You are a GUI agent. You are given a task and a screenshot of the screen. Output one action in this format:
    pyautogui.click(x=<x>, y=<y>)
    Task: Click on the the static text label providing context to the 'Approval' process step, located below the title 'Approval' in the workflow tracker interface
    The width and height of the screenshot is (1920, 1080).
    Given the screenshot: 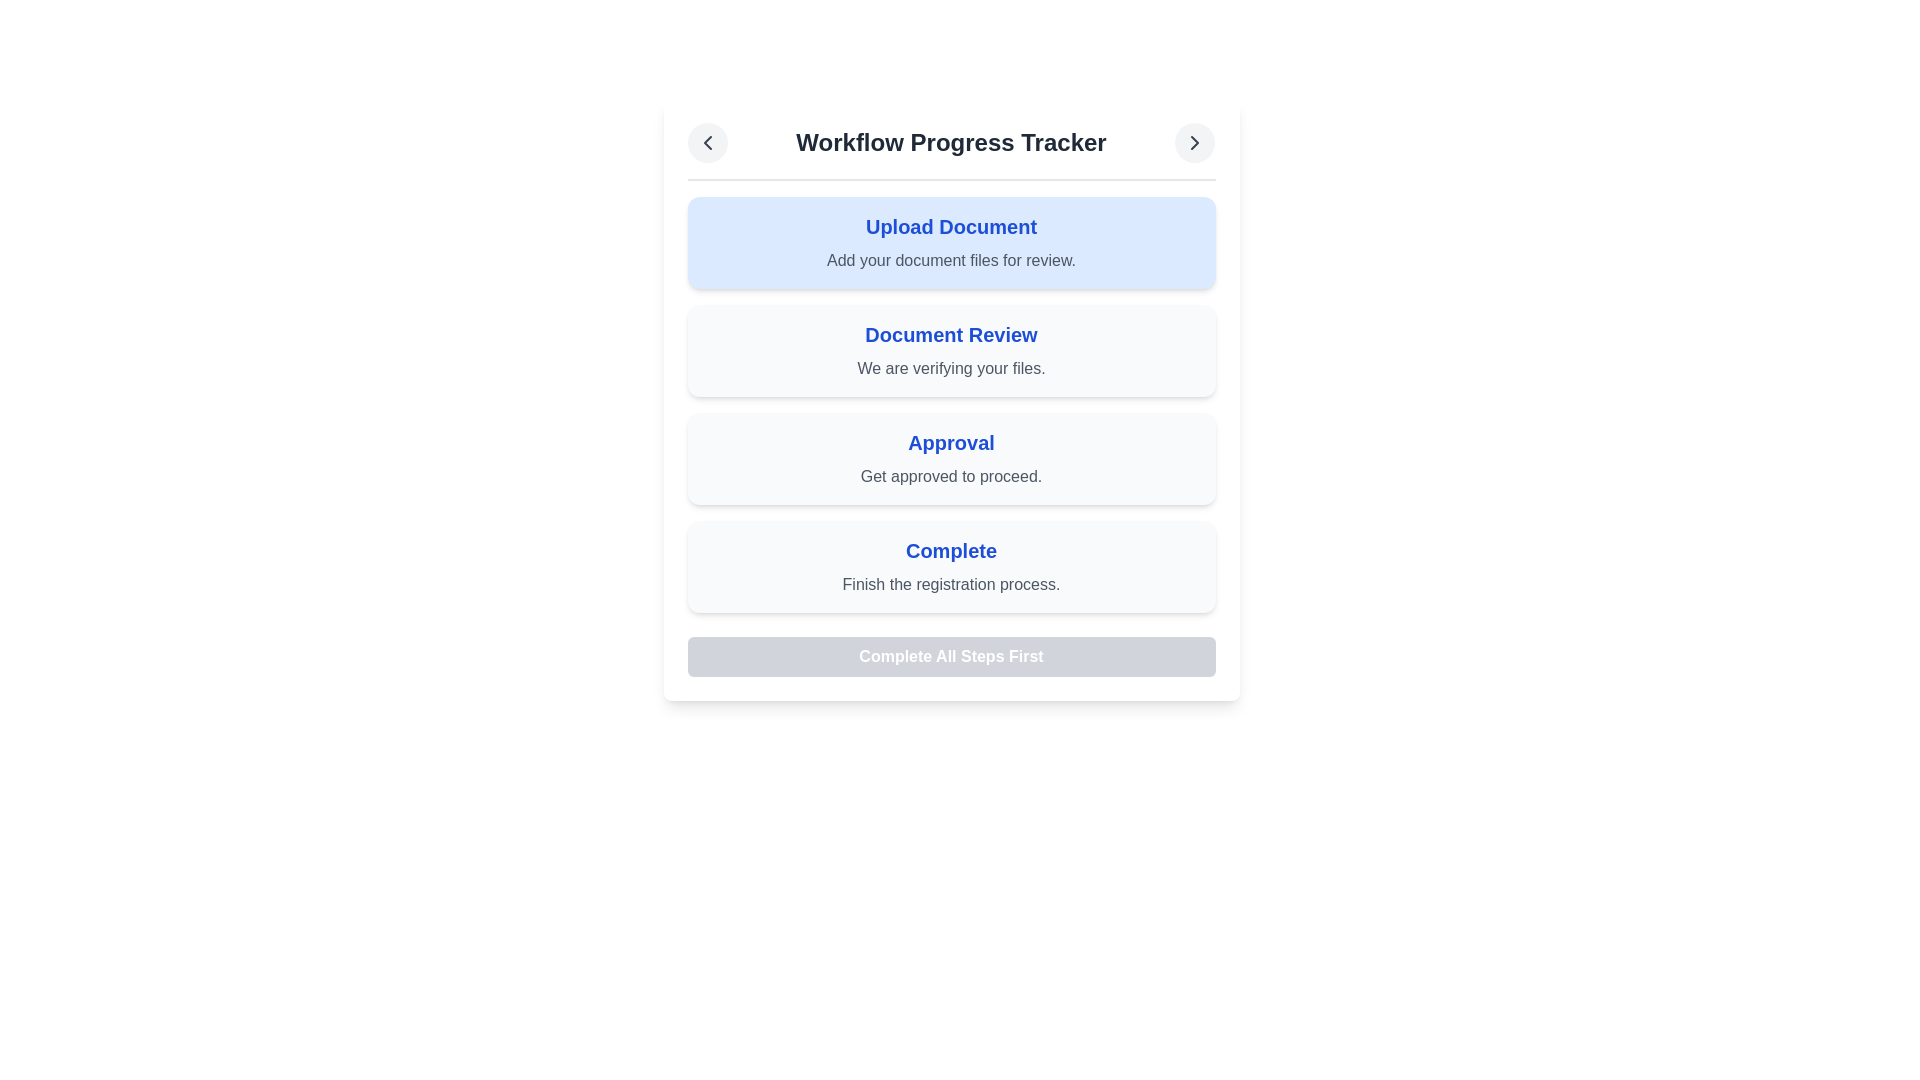 What is the action you would take?
    pyautogui.click(x=950, y=477)
    